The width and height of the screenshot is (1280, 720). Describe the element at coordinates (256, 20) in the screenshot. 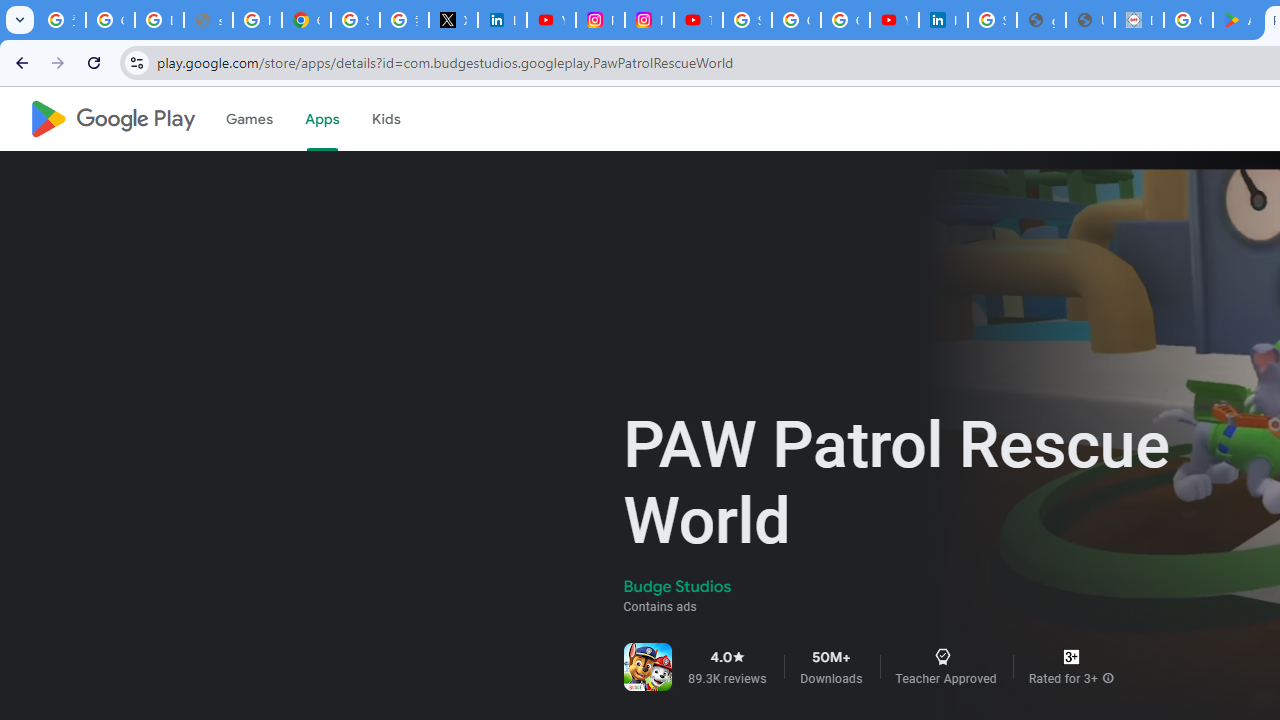

I see `'Privacy Help Center - Policies Help'` at that location.